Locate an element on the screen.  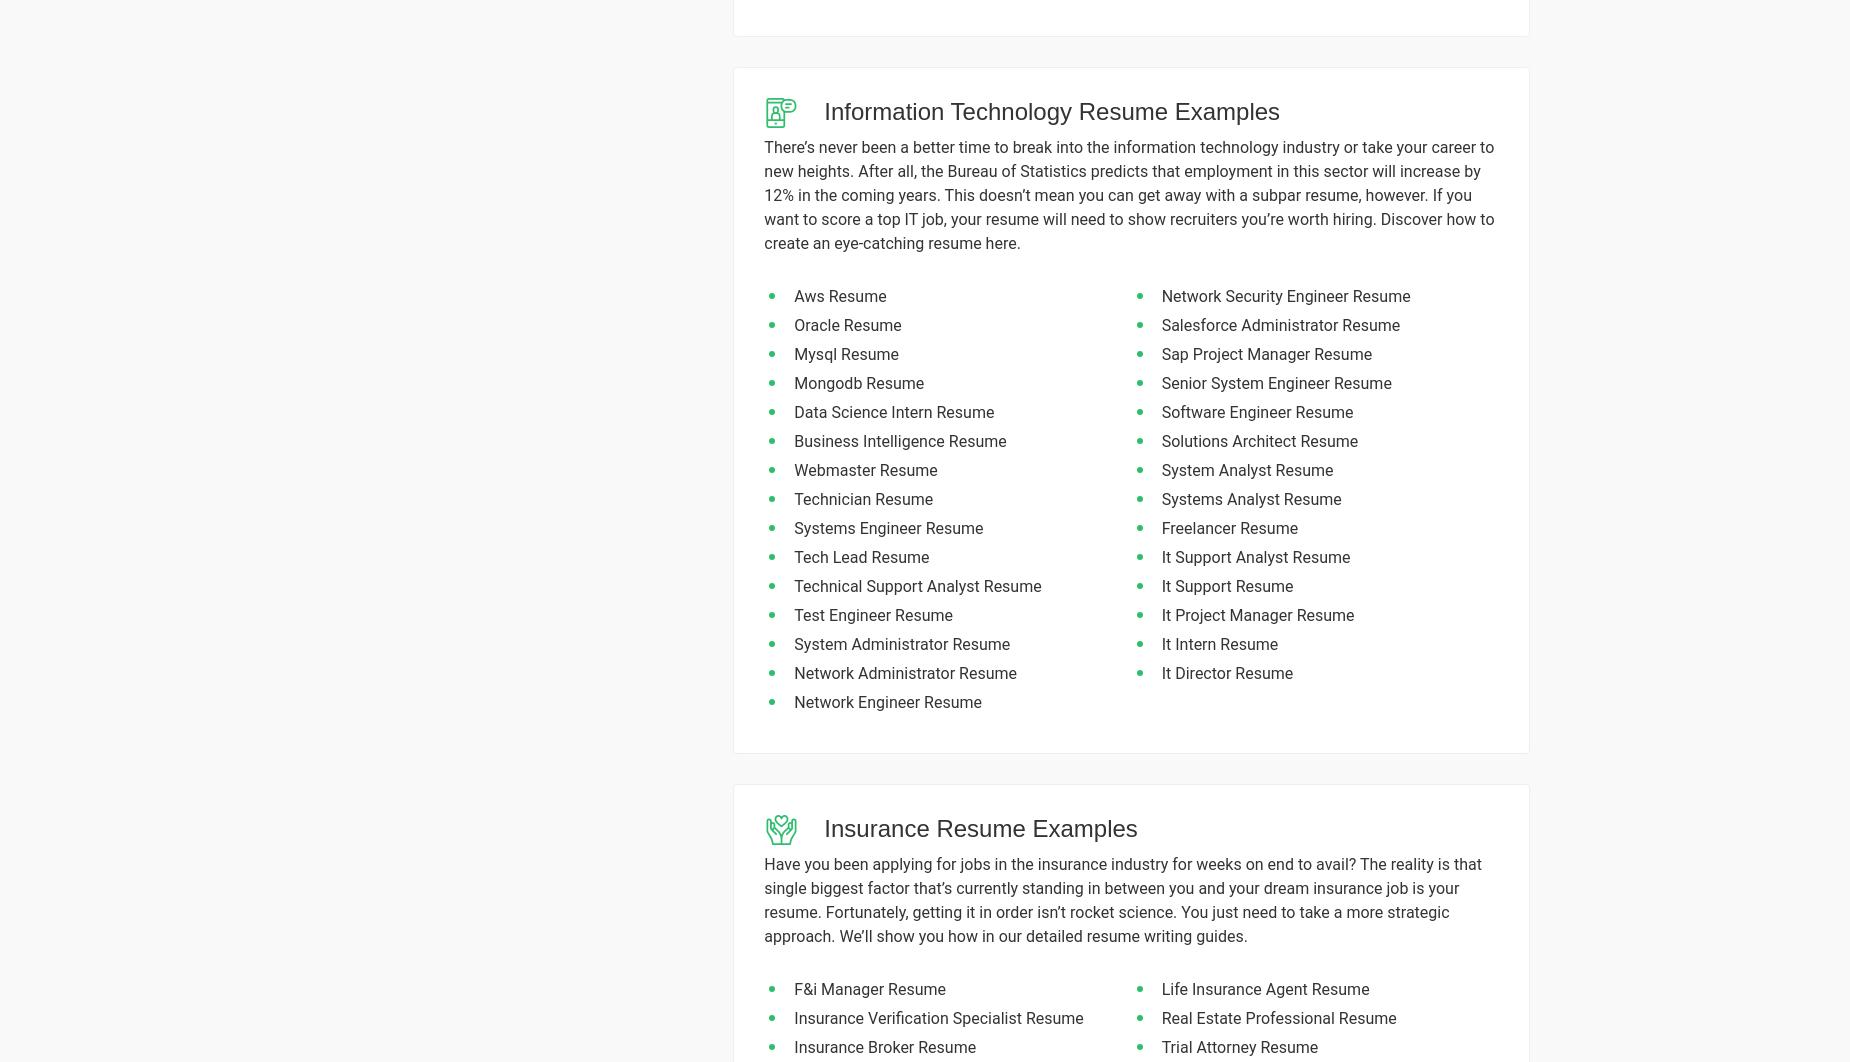
'Software Engineer Resume' is located at coordinates (1256, 411).